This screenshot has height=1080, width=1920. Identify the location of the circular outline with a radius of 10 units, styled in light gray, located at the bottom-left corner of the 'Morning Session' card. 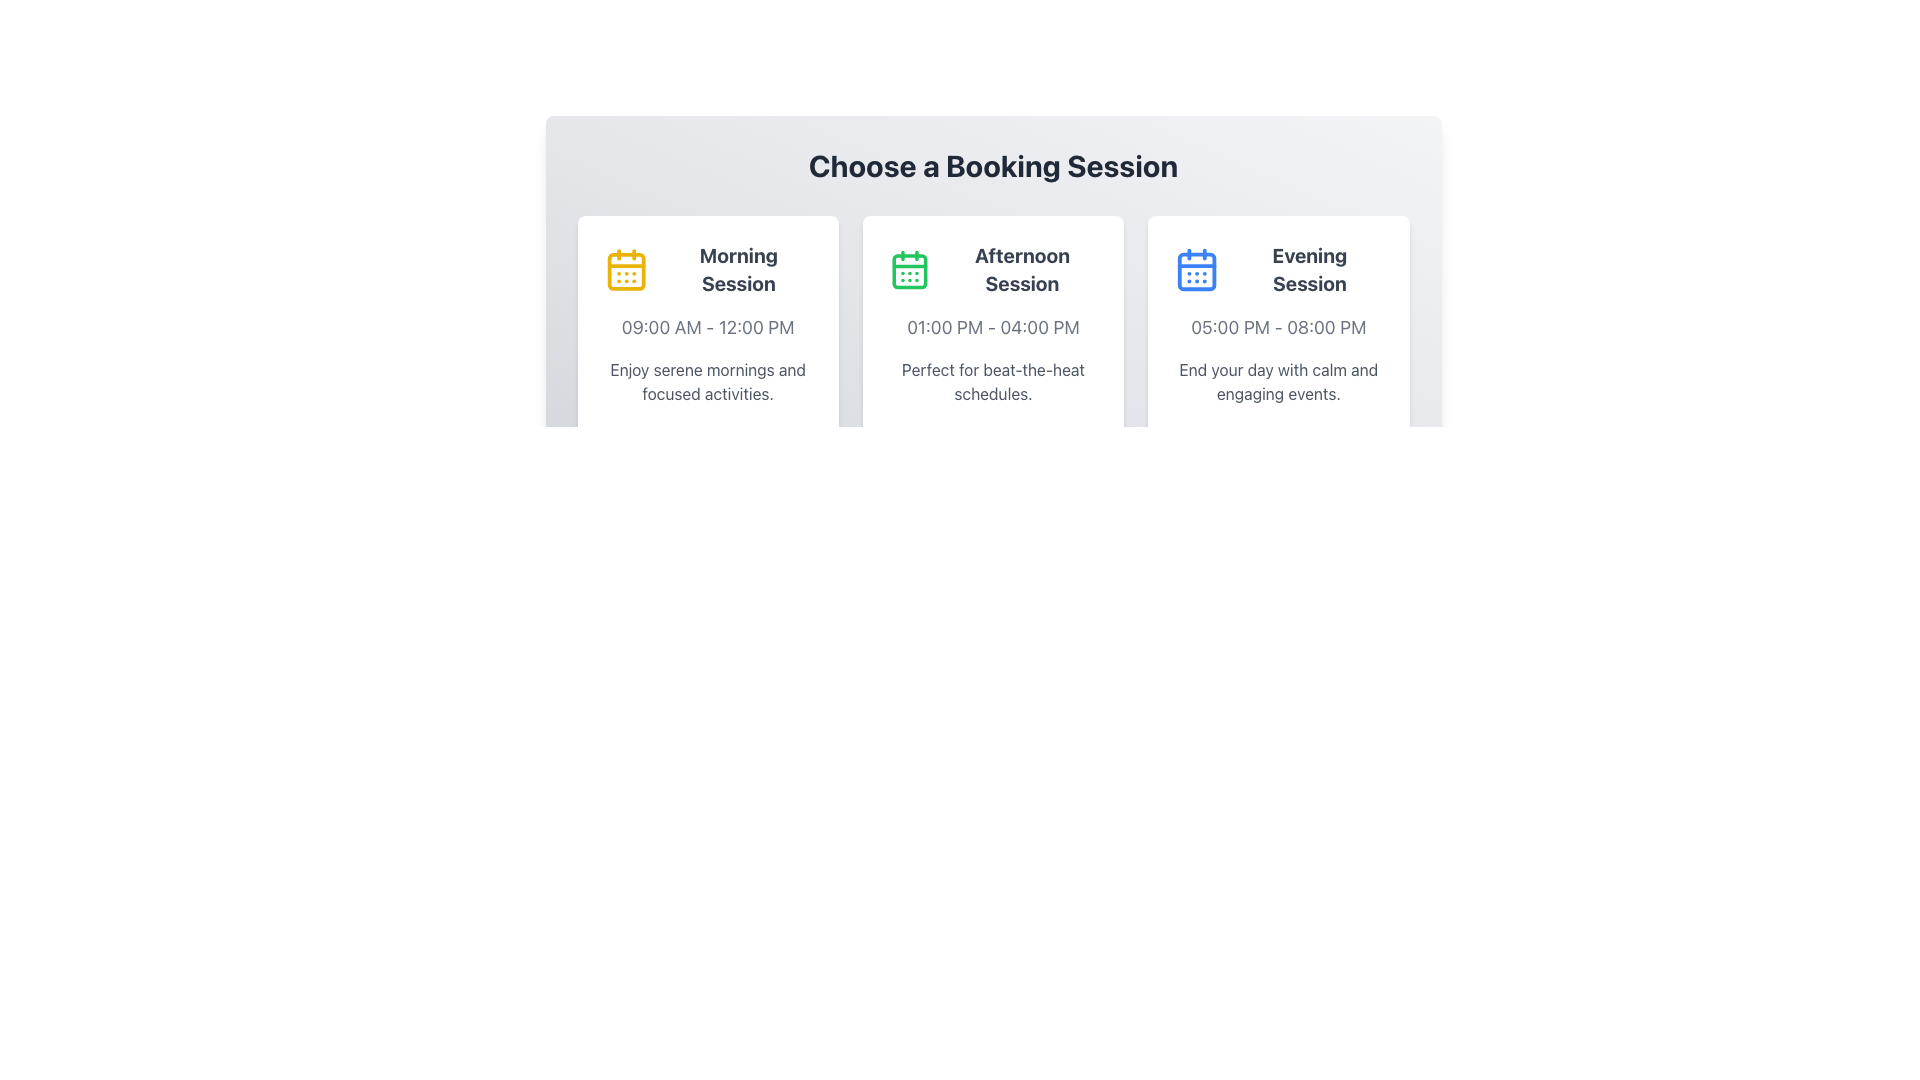
(800, 441).